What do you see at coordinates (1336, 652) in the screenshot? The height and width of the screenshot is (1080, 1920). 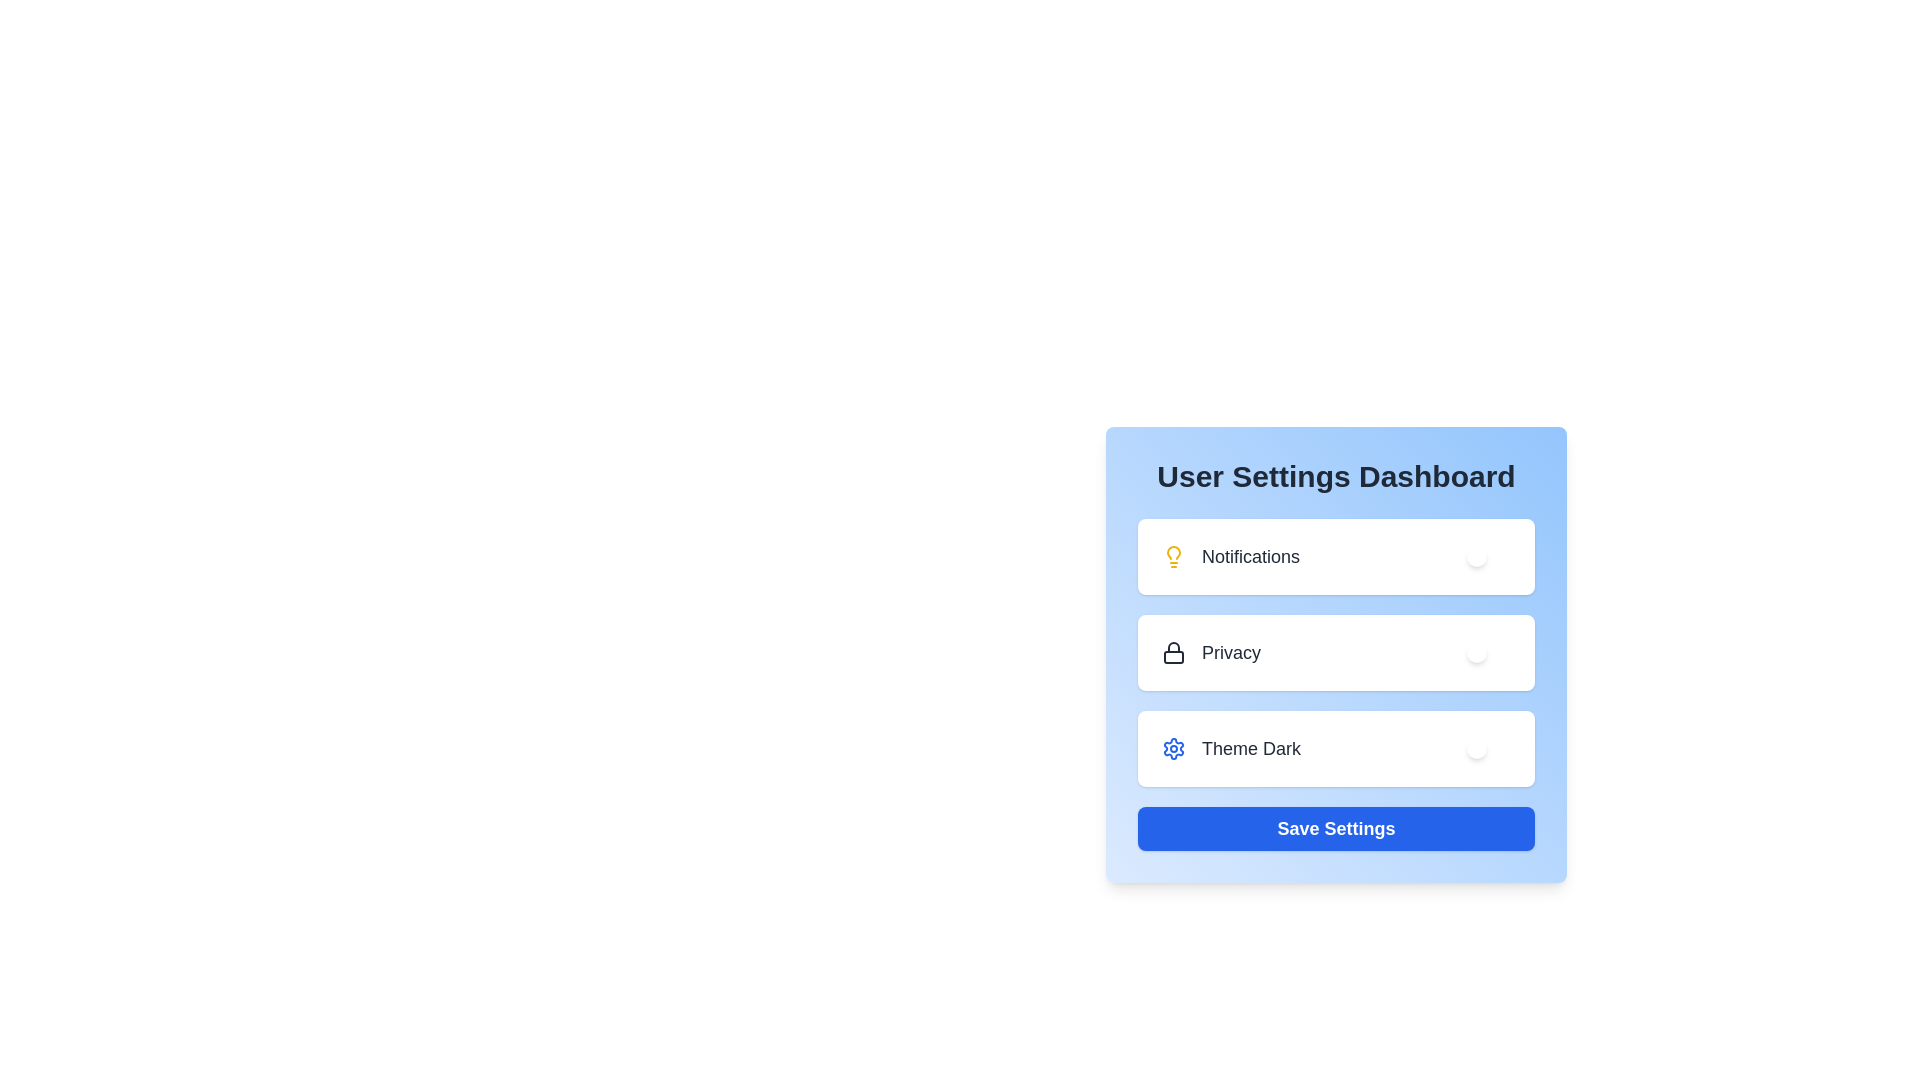 I see `the setting row corresponding to privacy` at bounding box center [1336, 652].